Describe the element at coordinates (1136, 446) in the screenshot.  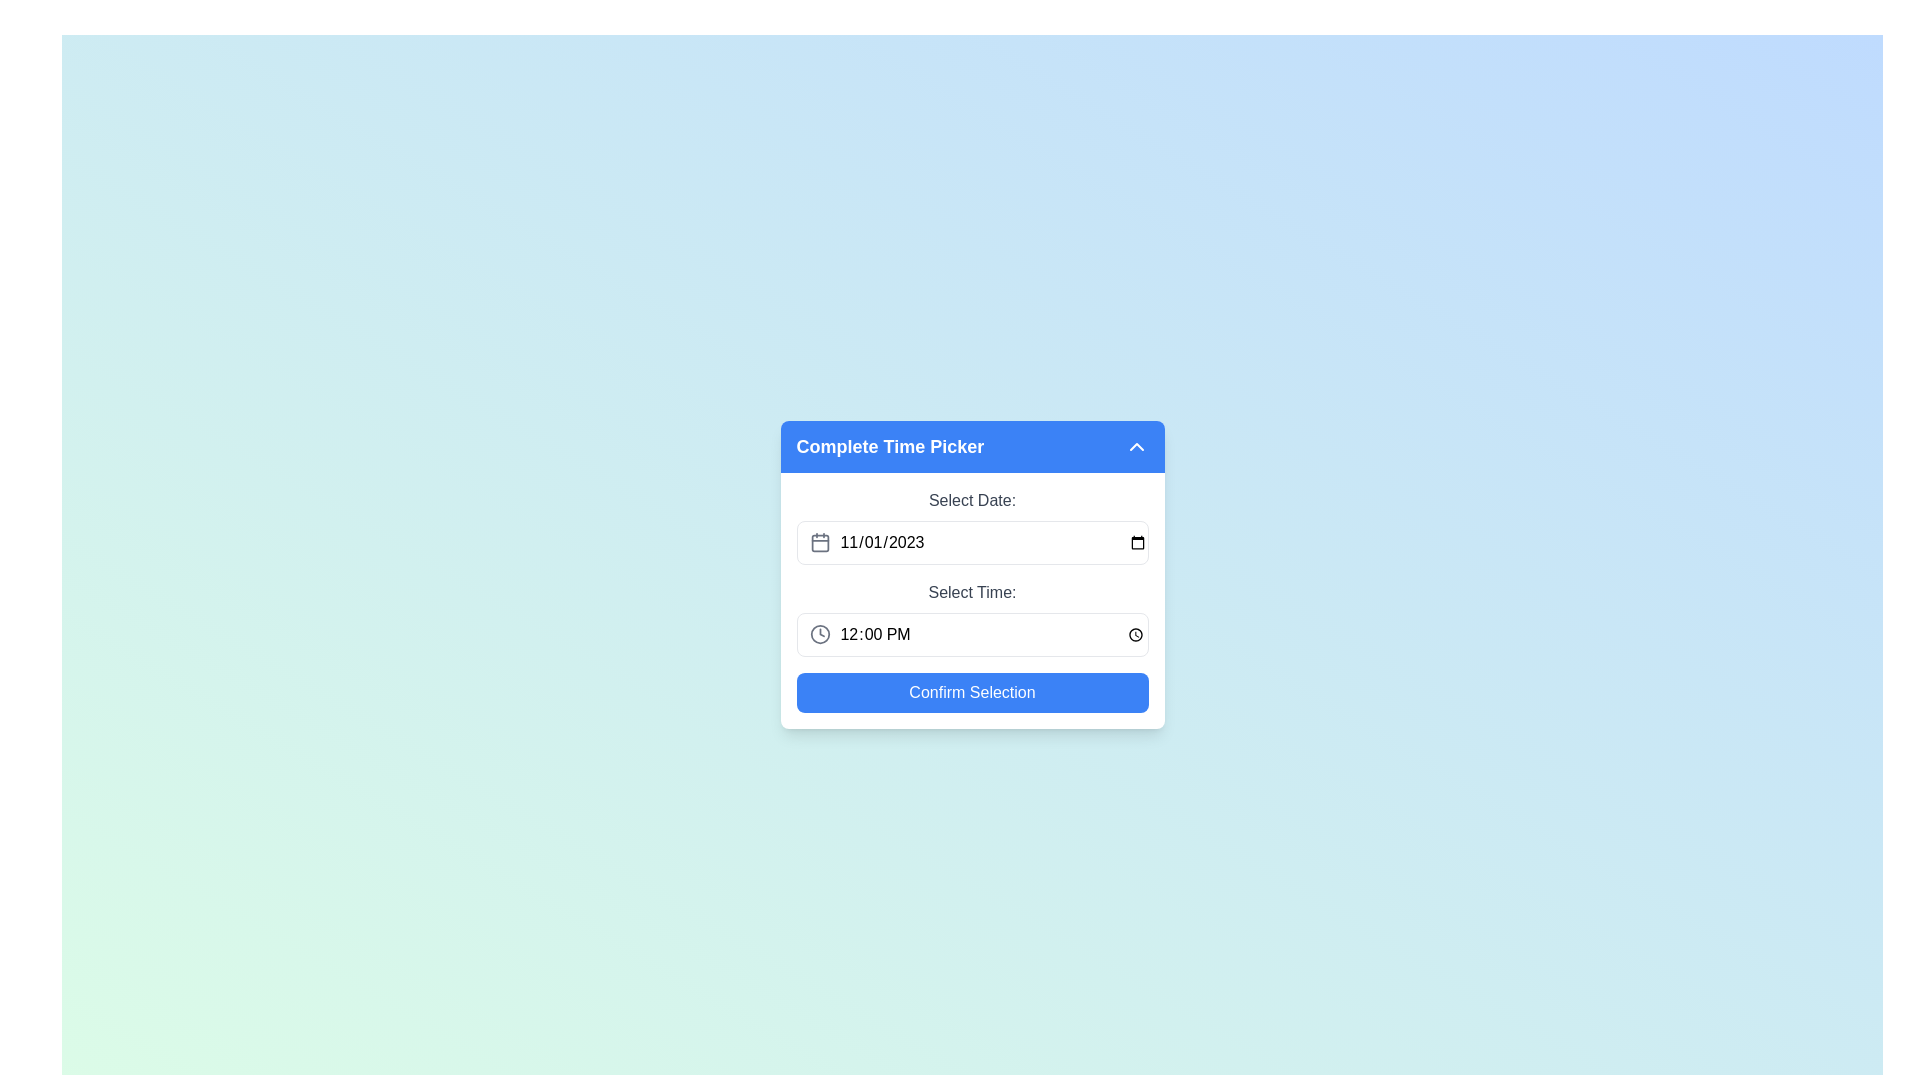
I see `the small up-facing chevron button styled with white color on a blue background located at the top-right corner of the 'Complete Time Picker' header section` at that location.